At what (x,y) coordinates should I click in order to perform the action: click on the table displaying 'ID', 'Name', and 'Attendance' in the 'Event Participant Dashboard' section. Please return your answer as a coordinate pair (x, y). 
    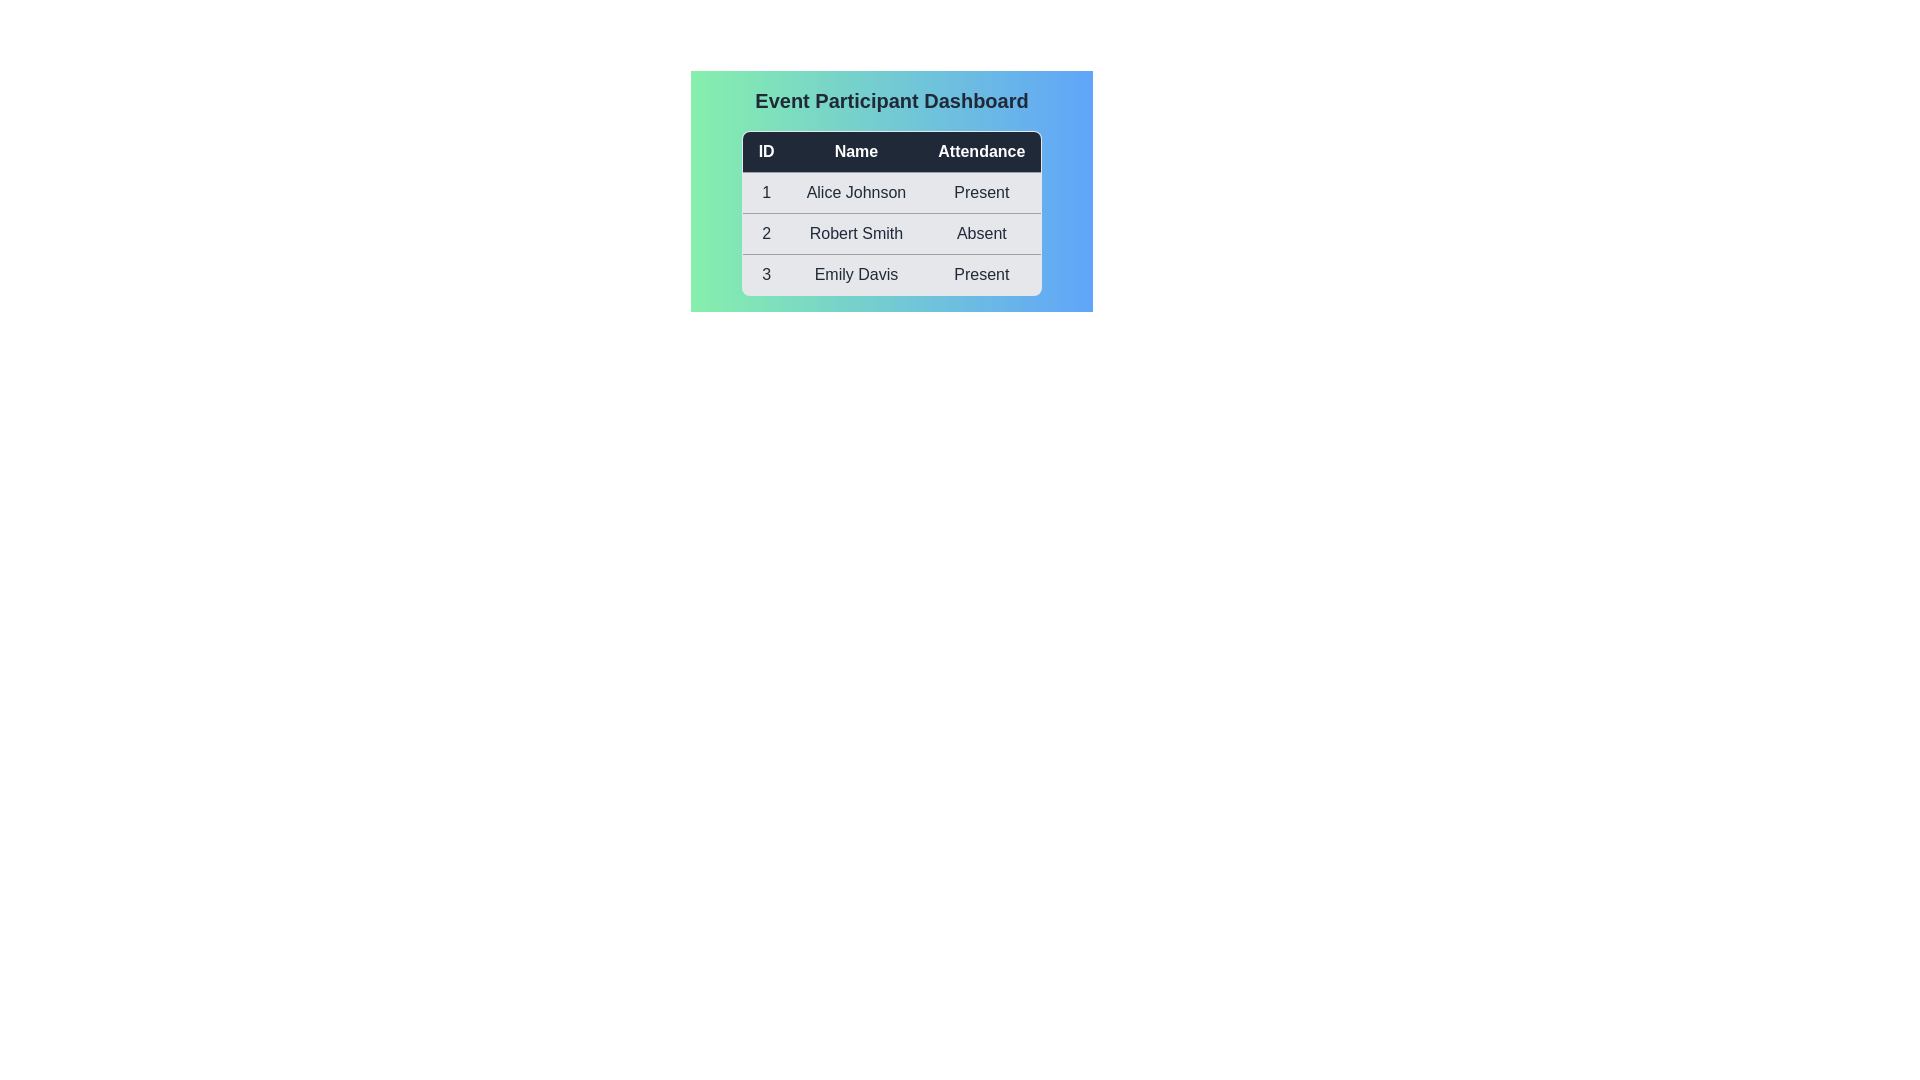
    Looking at the image, I should click on (891, 213).